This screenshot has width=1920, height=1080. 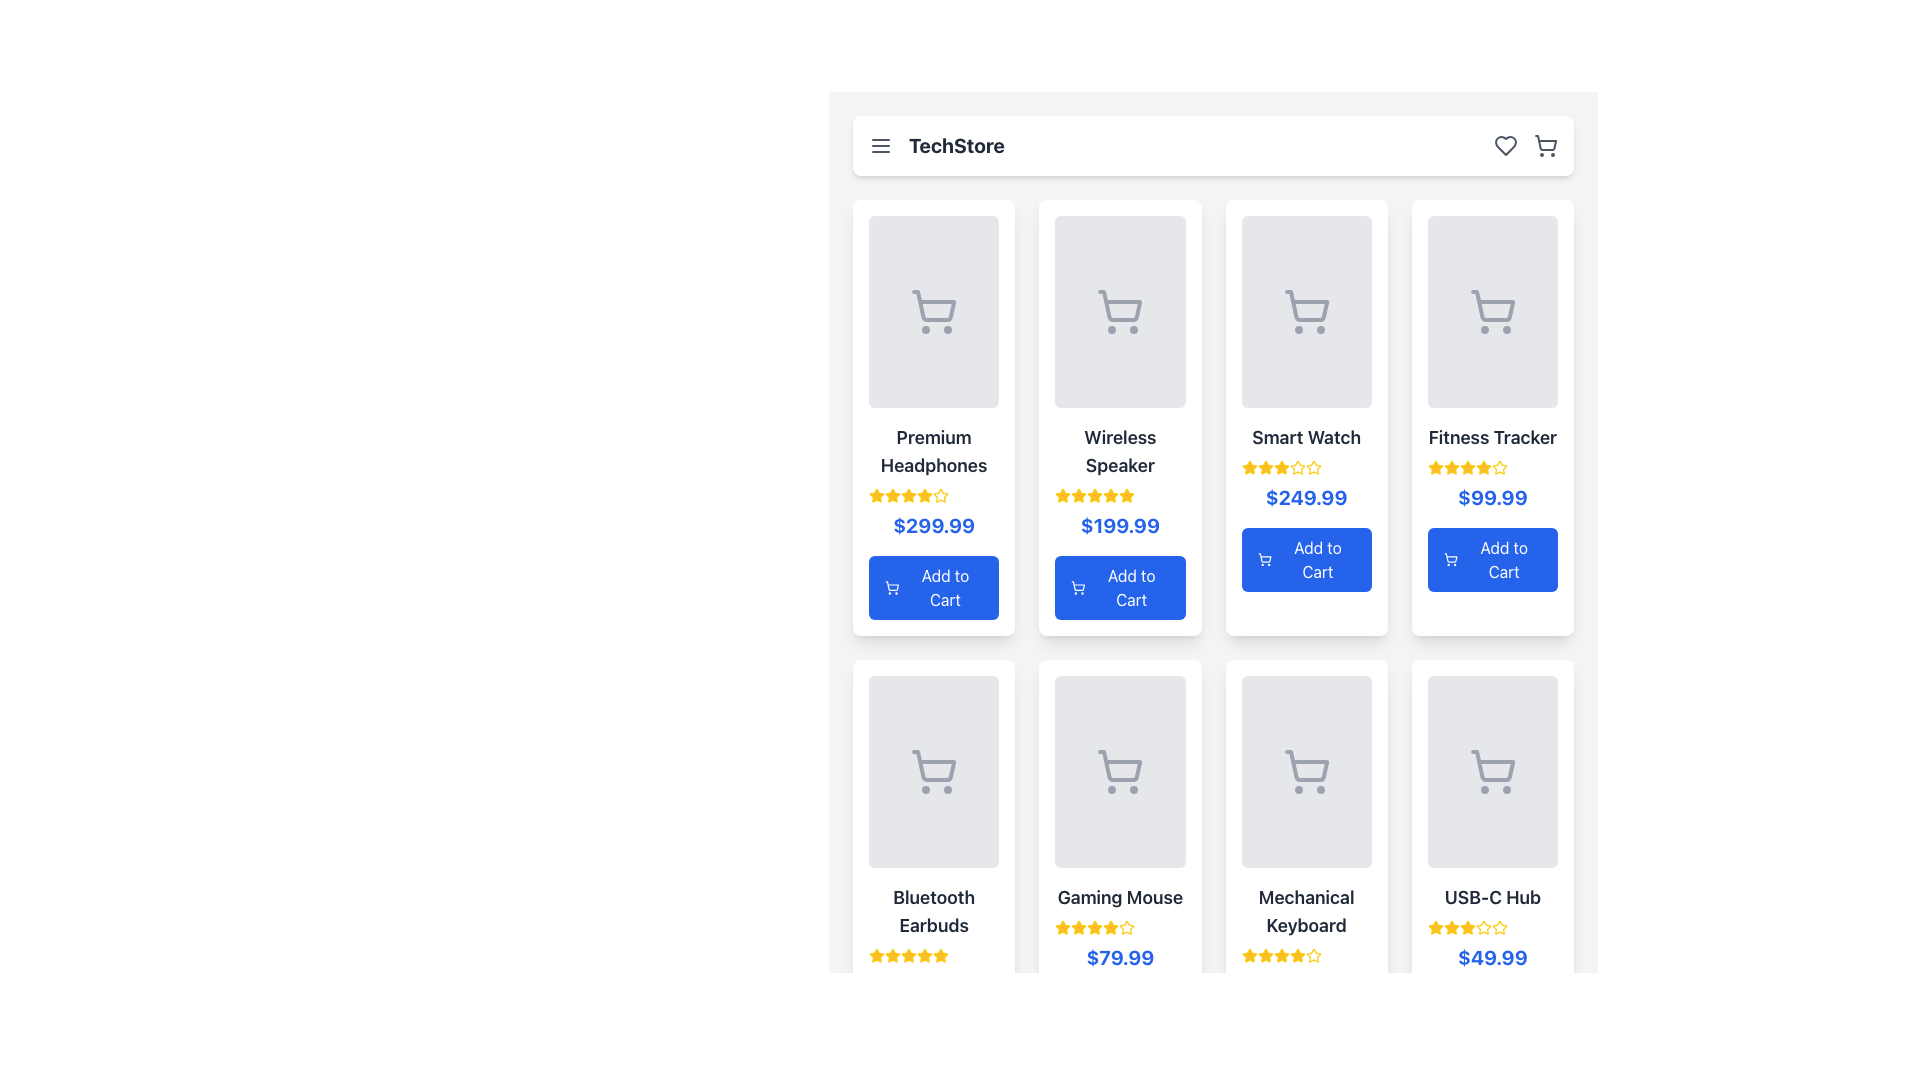 What do you see at coordinates (1297, 954) in the screenshot?
I see `the third yellow star-shaped rating icon representing the product rating for the Mechanical Keyboard` at bounding box center [1297, 954].